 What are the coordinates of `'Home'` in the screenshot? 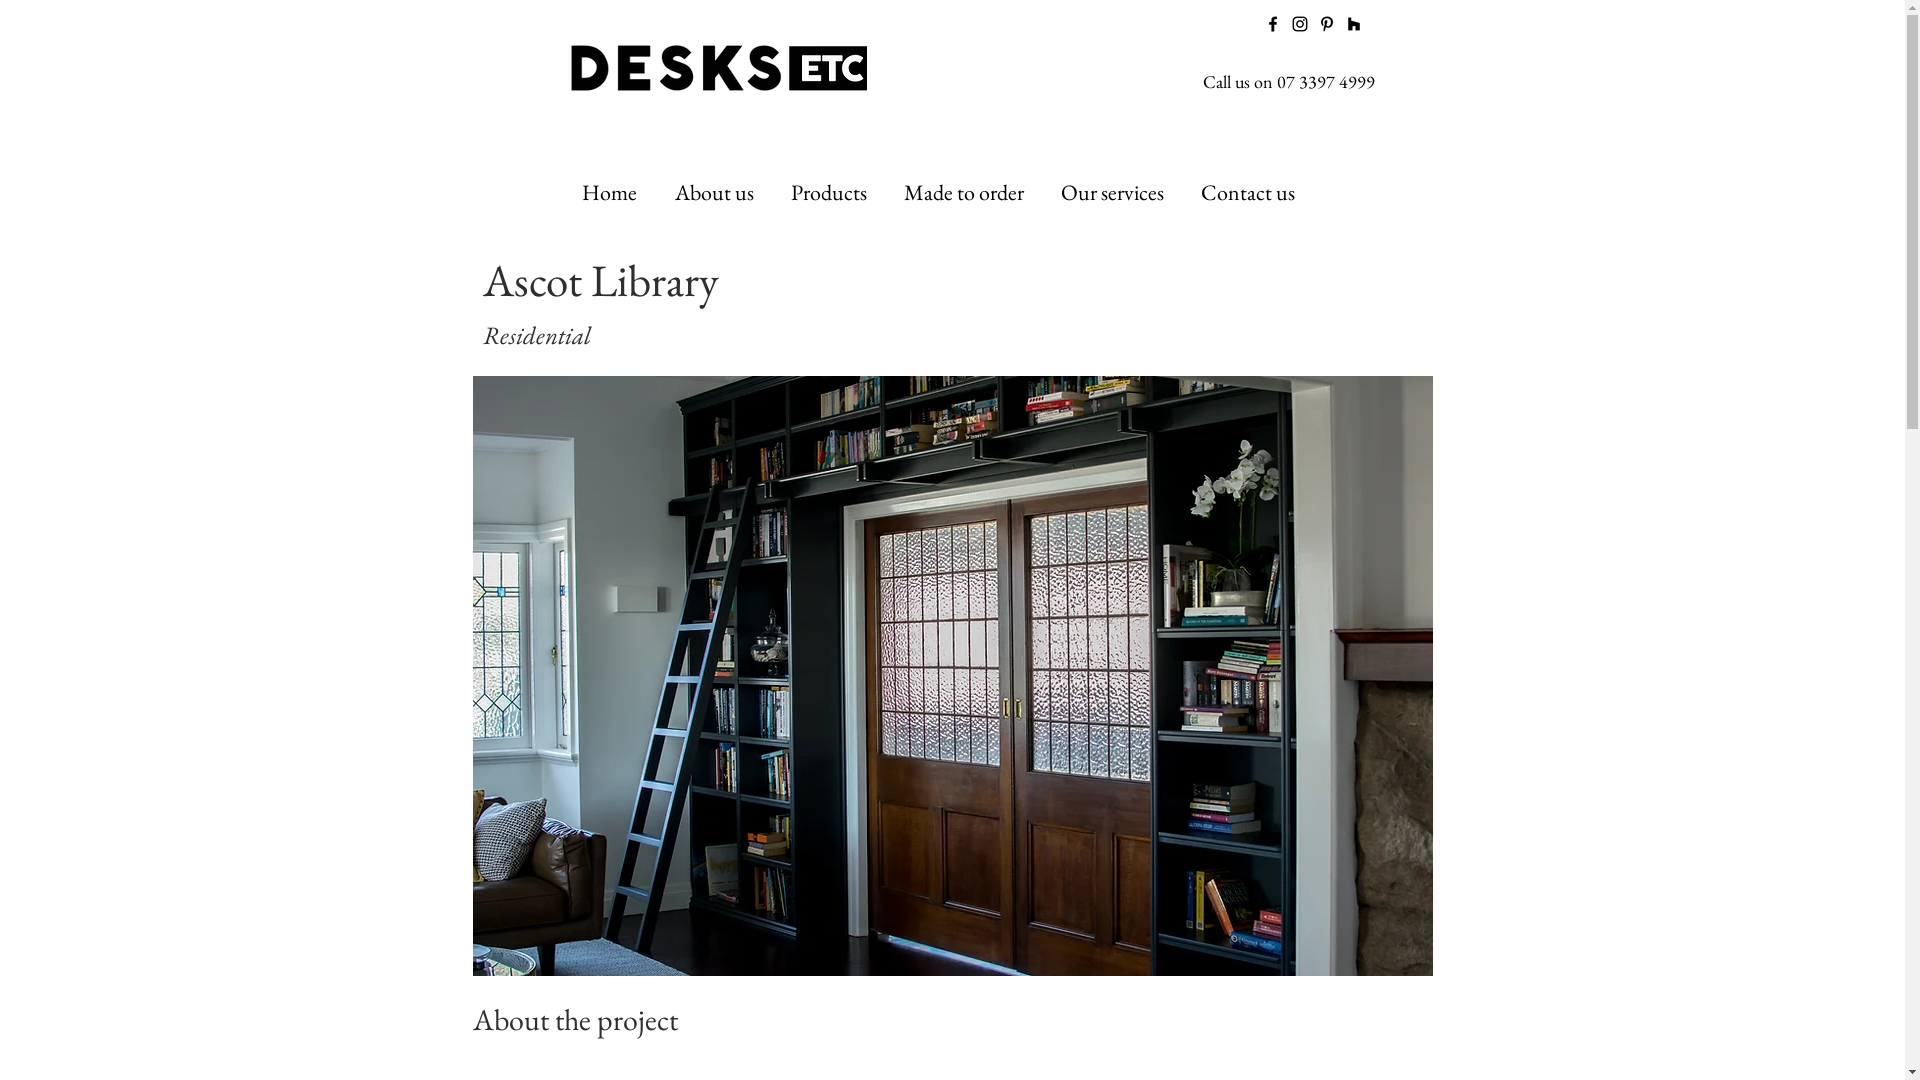 It's located at (611, 192).